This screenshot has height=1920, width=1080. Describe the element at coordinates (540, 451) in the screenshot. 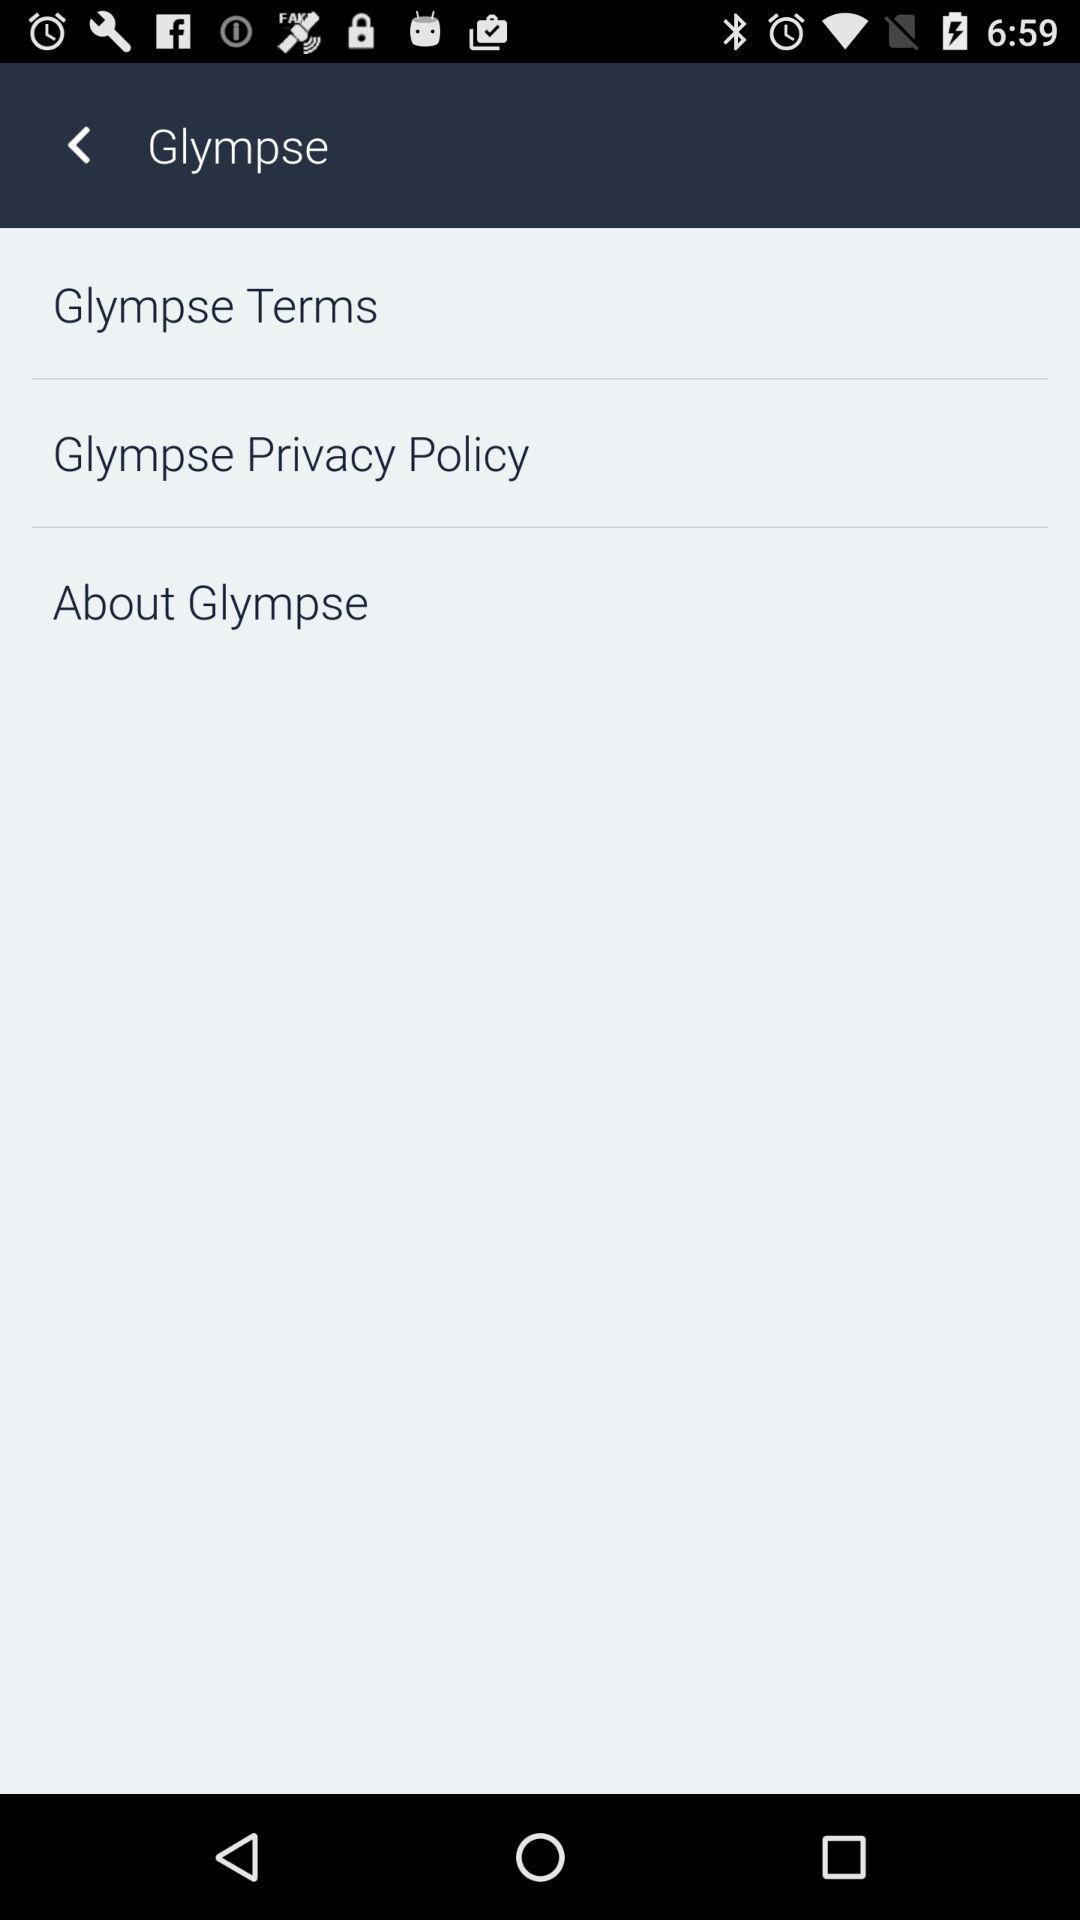

I see `glympse privacy policy icon` at that location.